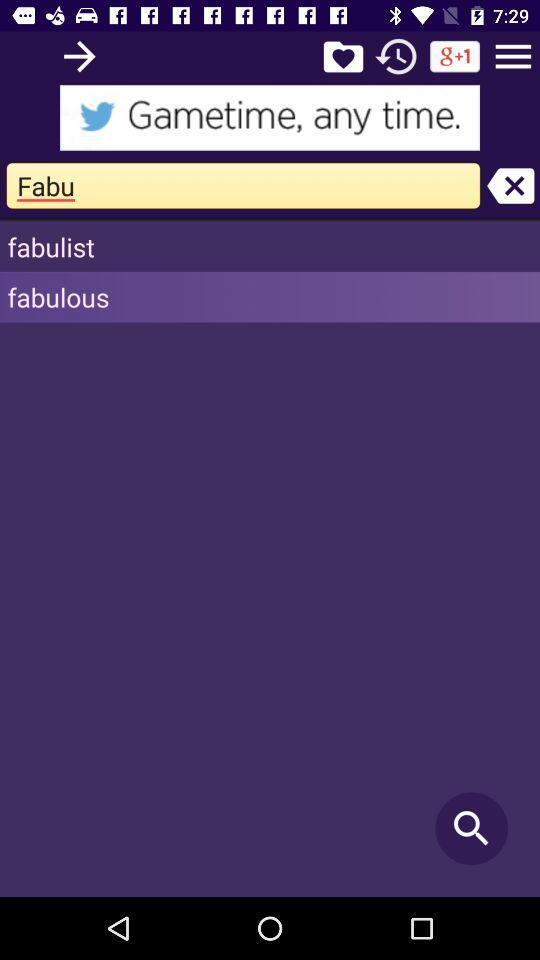 The image size is (540, 960). I want to click on open settings, so click(513, 55).